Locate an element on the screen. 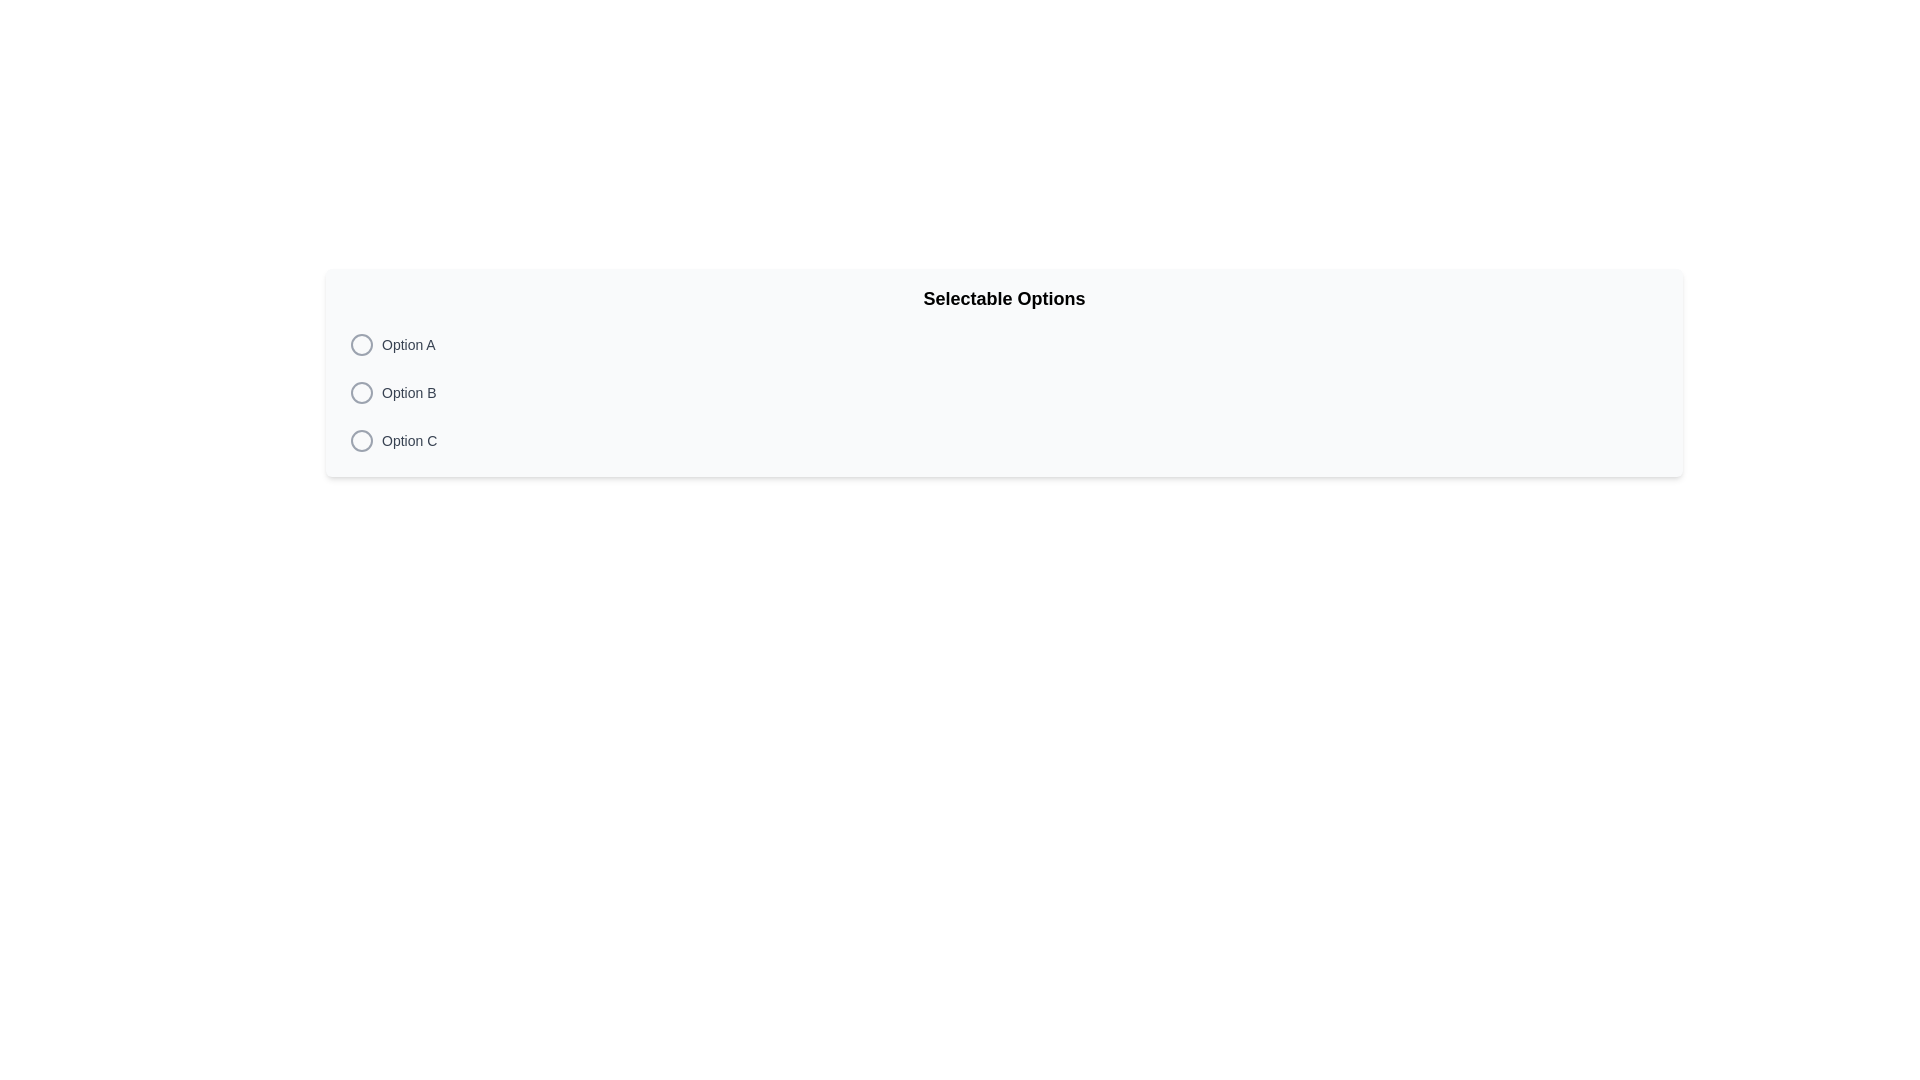 This screenshot has height=1080, width=1920. the filled circular radio button indicator located within the third selectable option labeled 'Option C', which has a central dark dot and a lighter circular background is located at coordinates (361, 439).